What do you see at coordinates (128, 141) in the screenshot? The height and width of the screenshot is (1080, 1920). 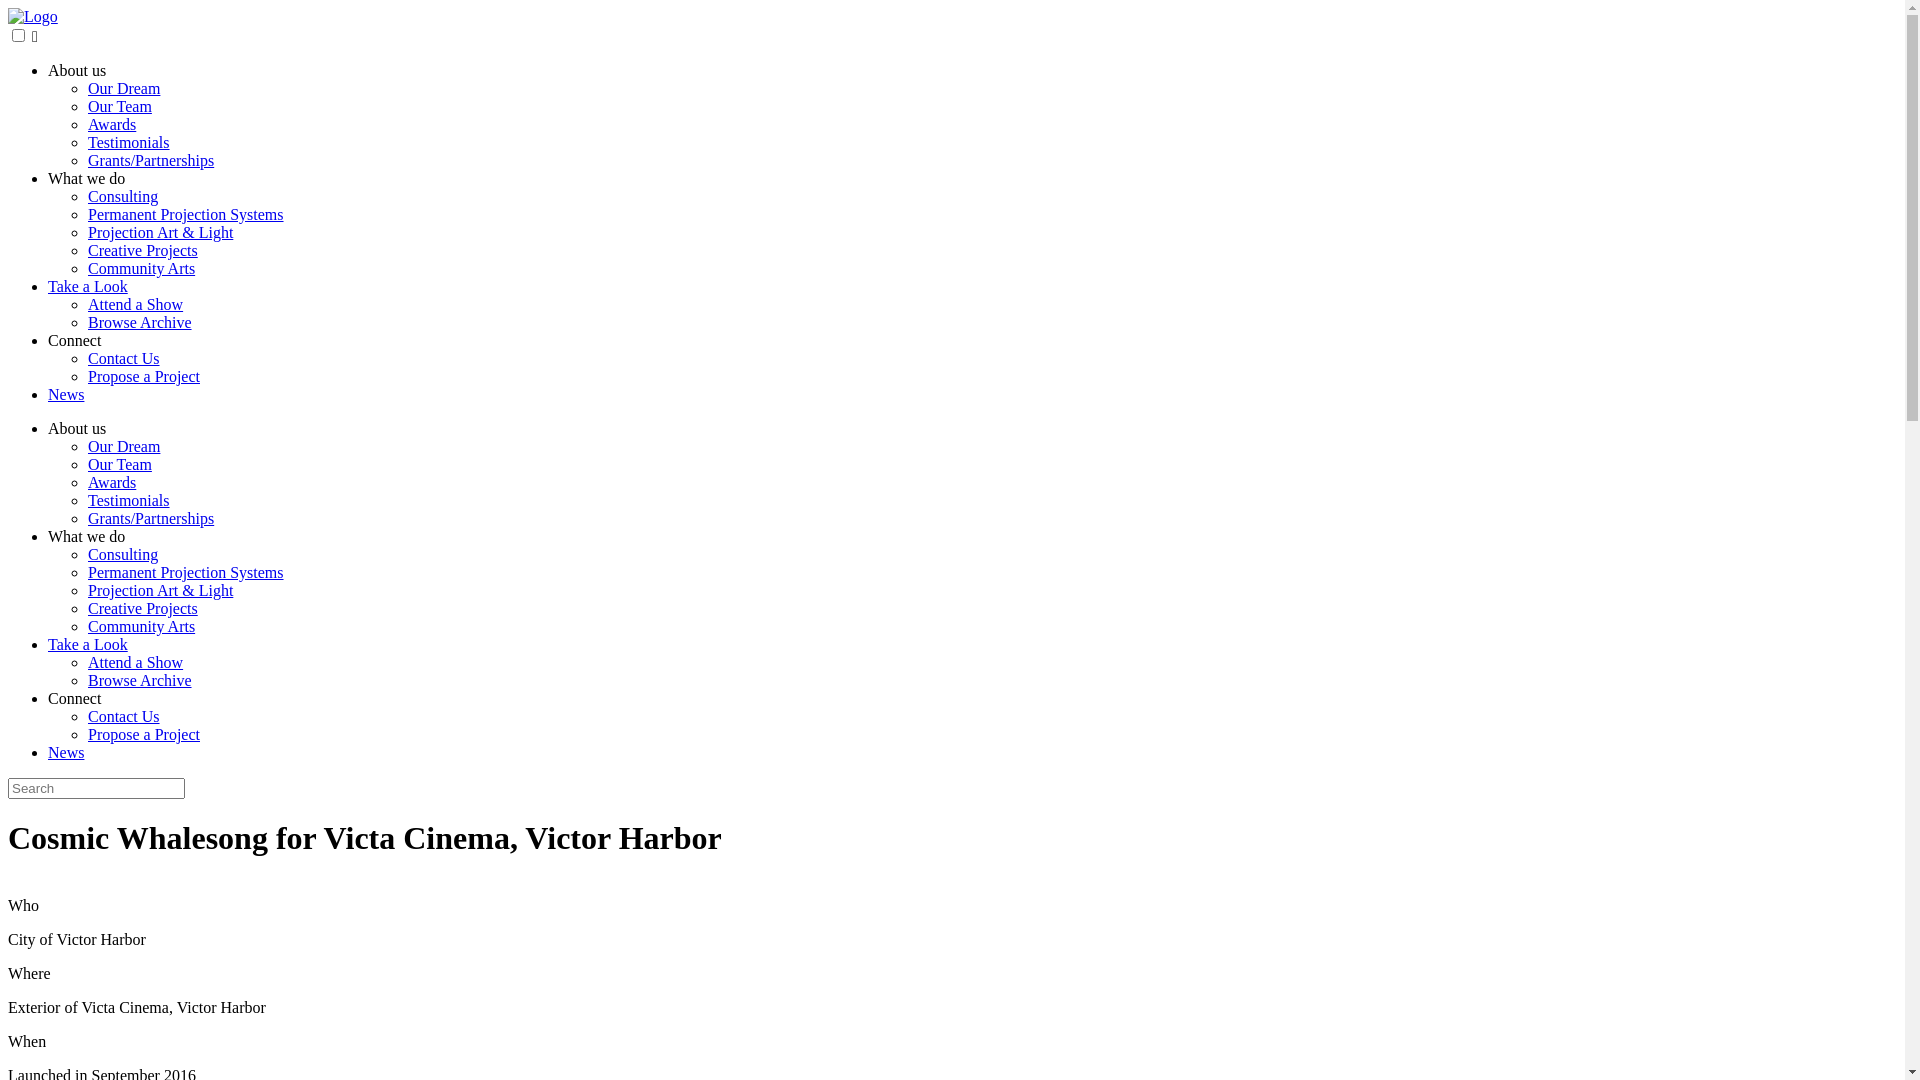 I see `'Testimonials'` at bounding box center [128, 141].